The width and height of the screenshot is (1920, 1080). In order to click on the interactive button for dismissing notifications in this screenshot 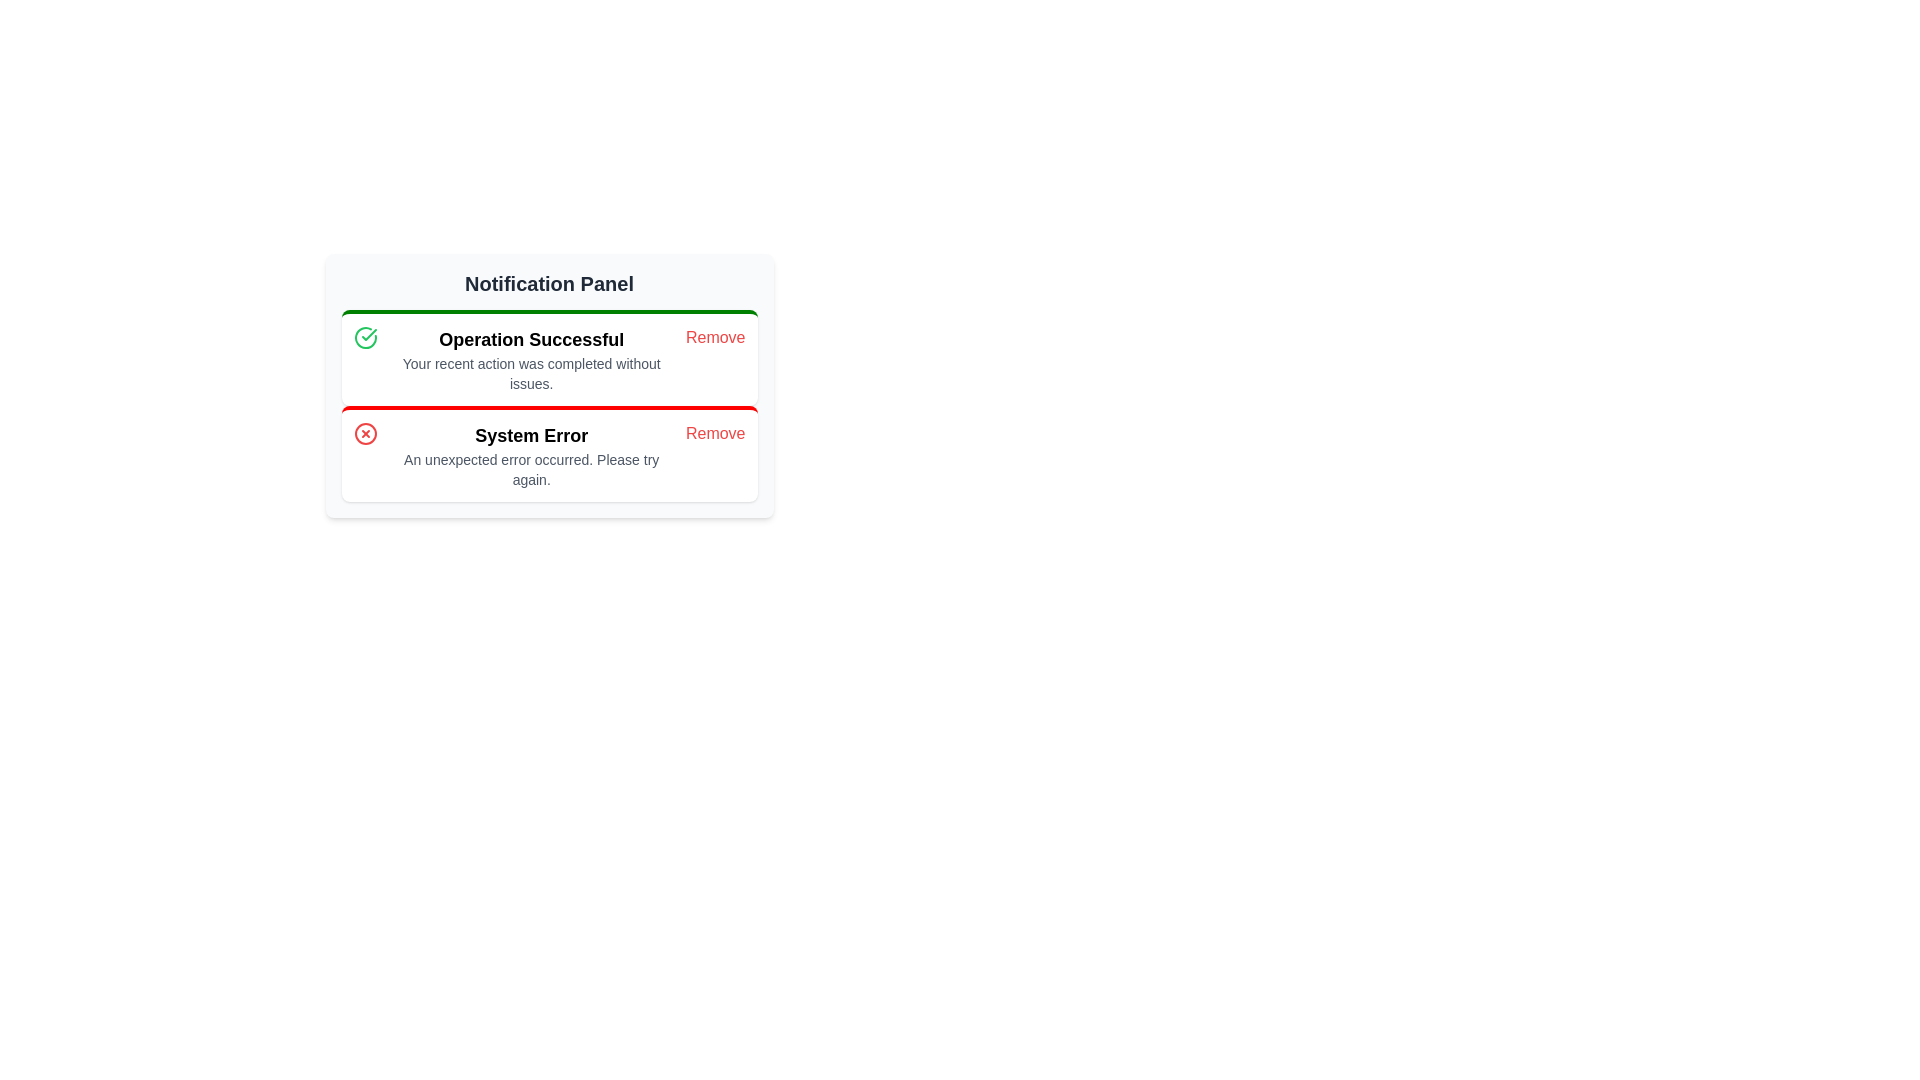, I will do `click(715, 337)`.